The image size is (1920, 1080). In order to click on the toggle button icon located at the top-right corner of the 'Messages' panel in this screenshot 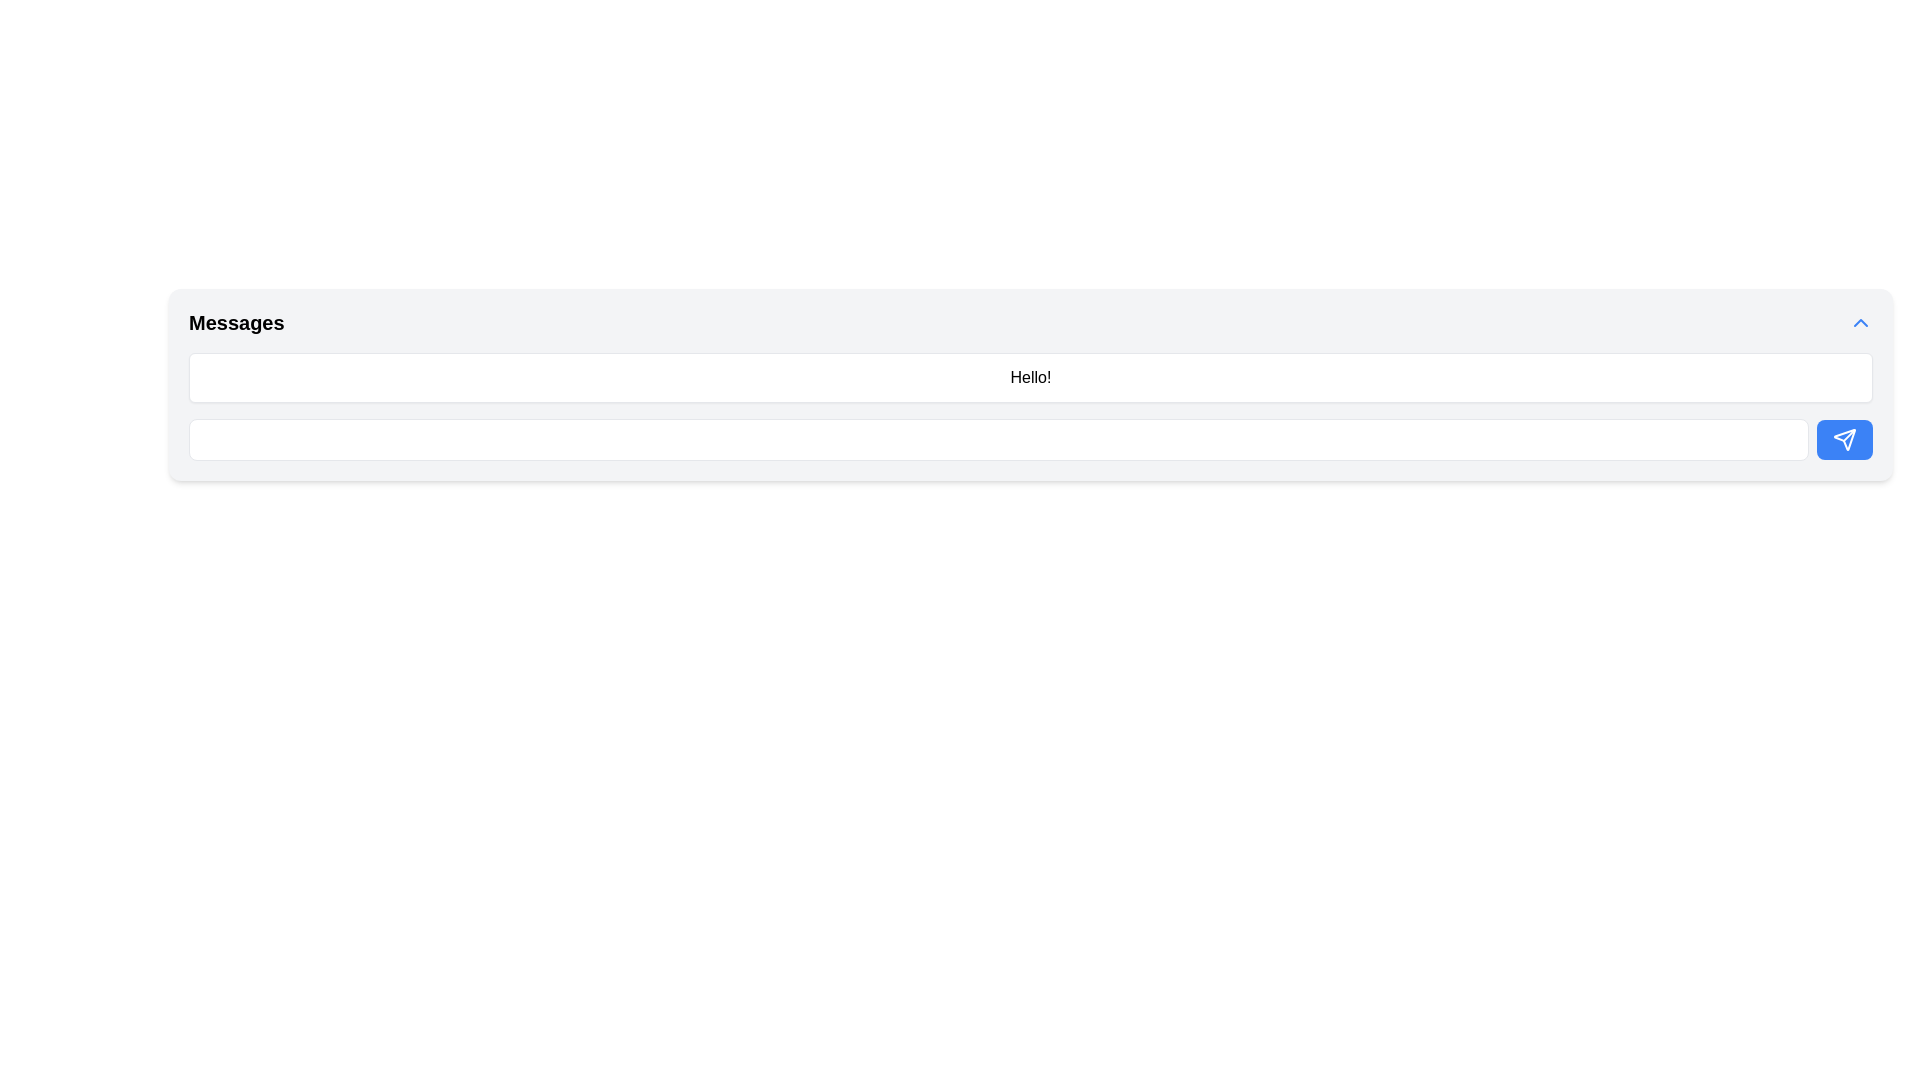, I will do `click(1860, 322)`.